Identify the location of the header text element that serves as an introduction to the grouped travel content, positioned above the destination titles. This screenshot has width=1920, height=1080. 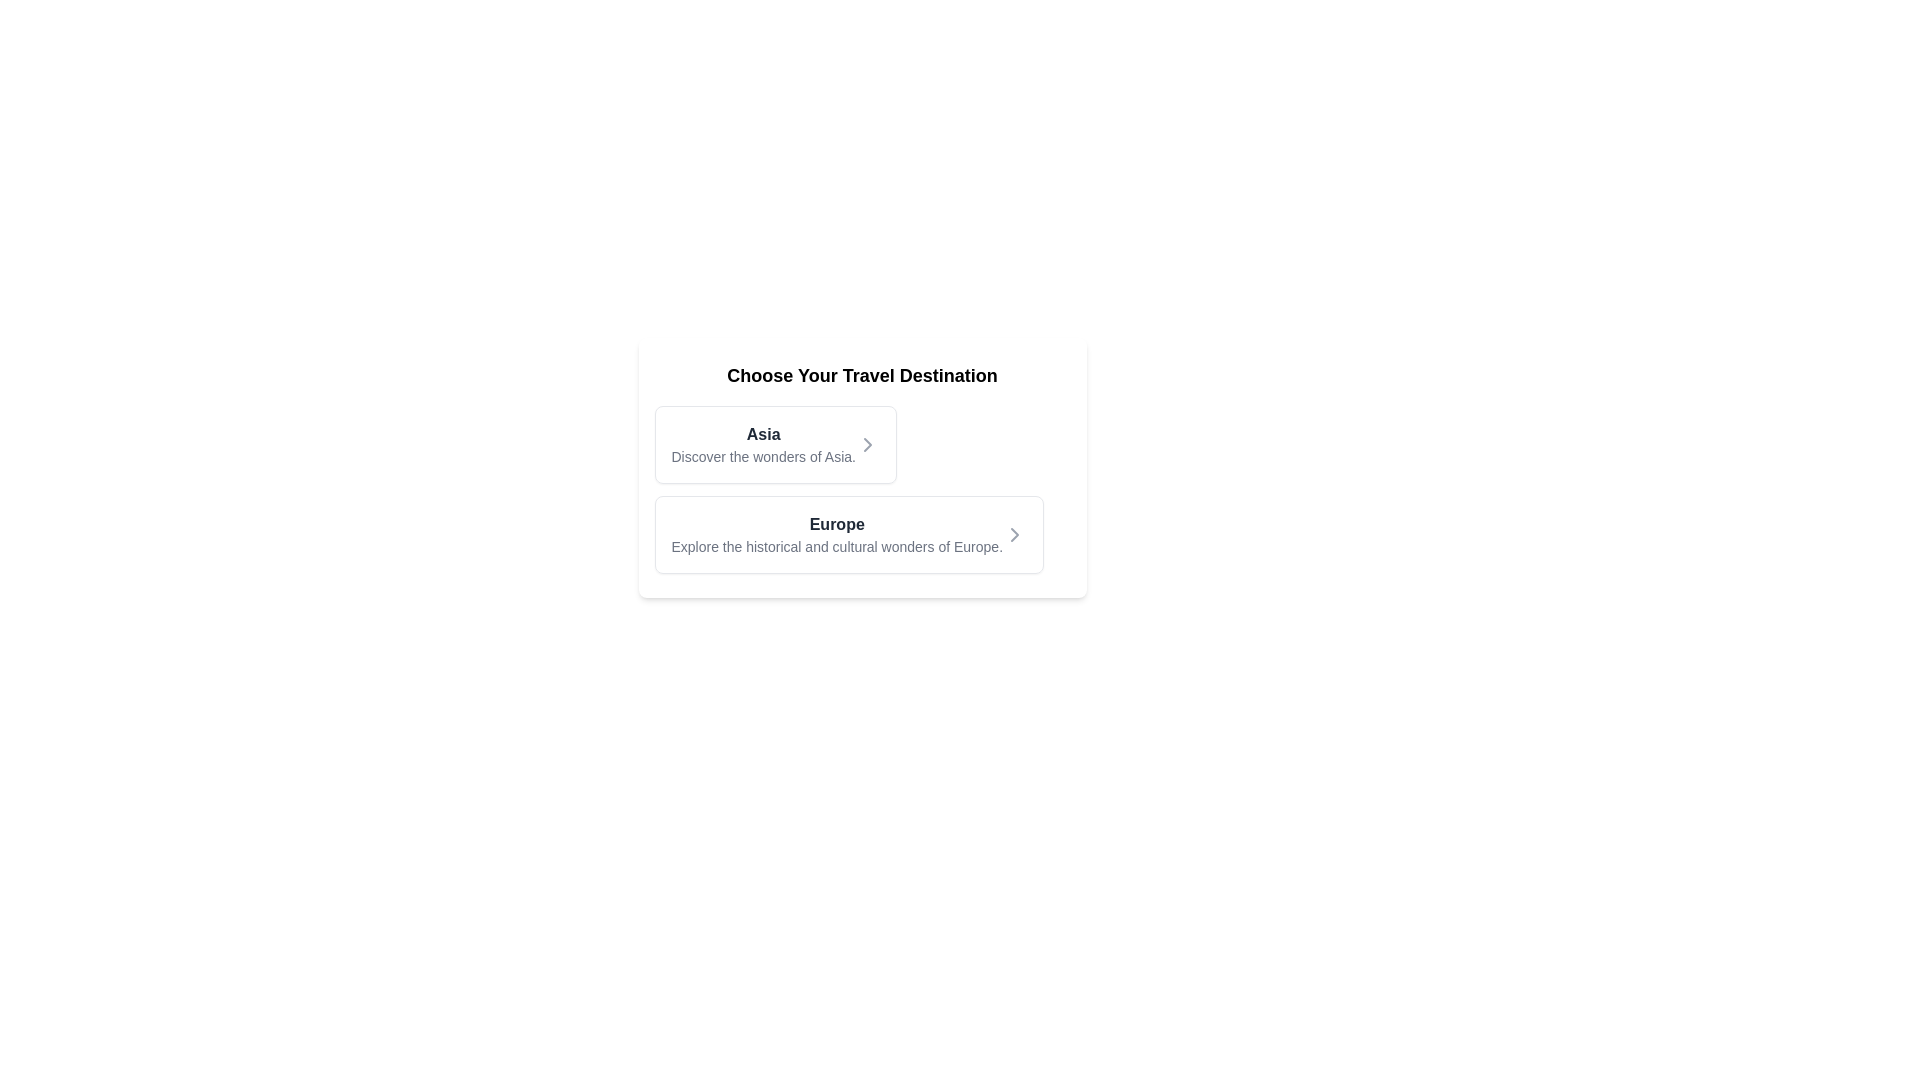
(862, 375).